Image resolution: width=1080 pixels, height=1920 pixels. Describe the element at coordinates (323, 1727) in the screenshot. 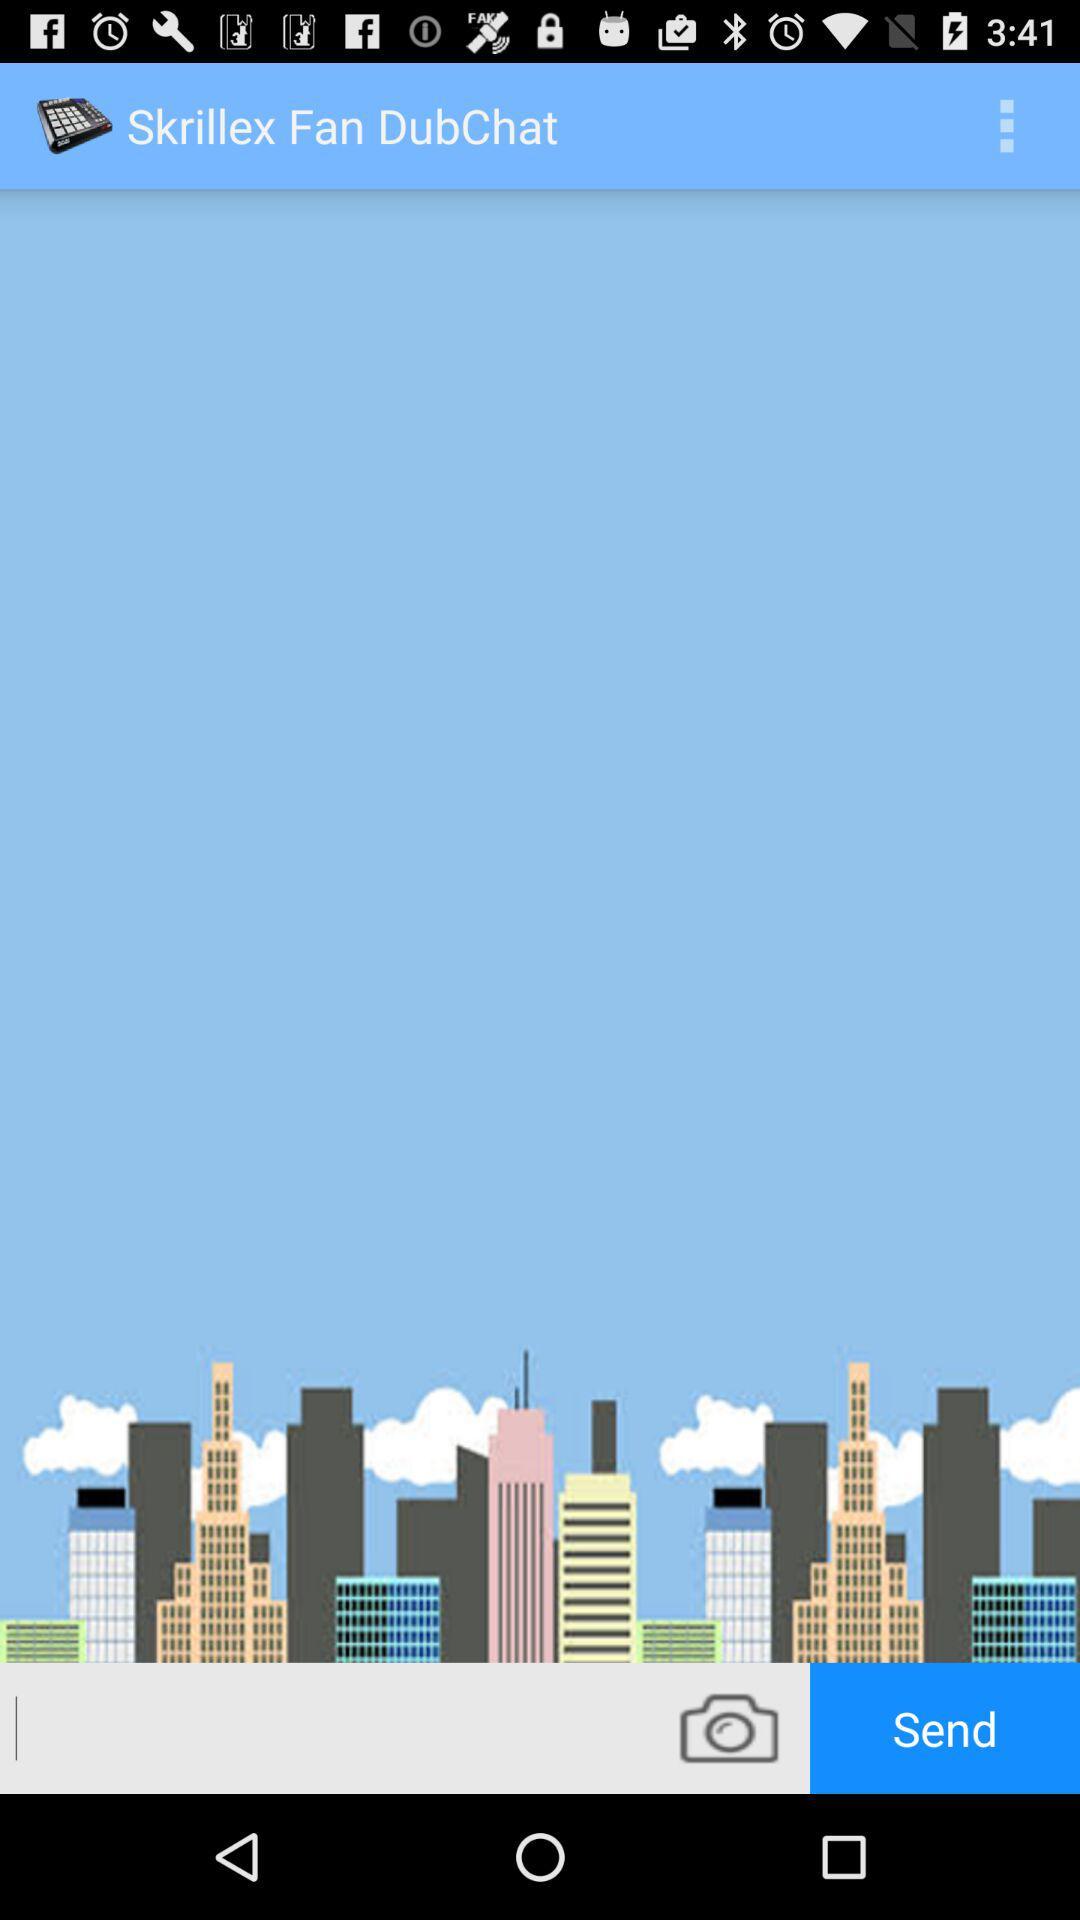

I see `messages here` at that location.